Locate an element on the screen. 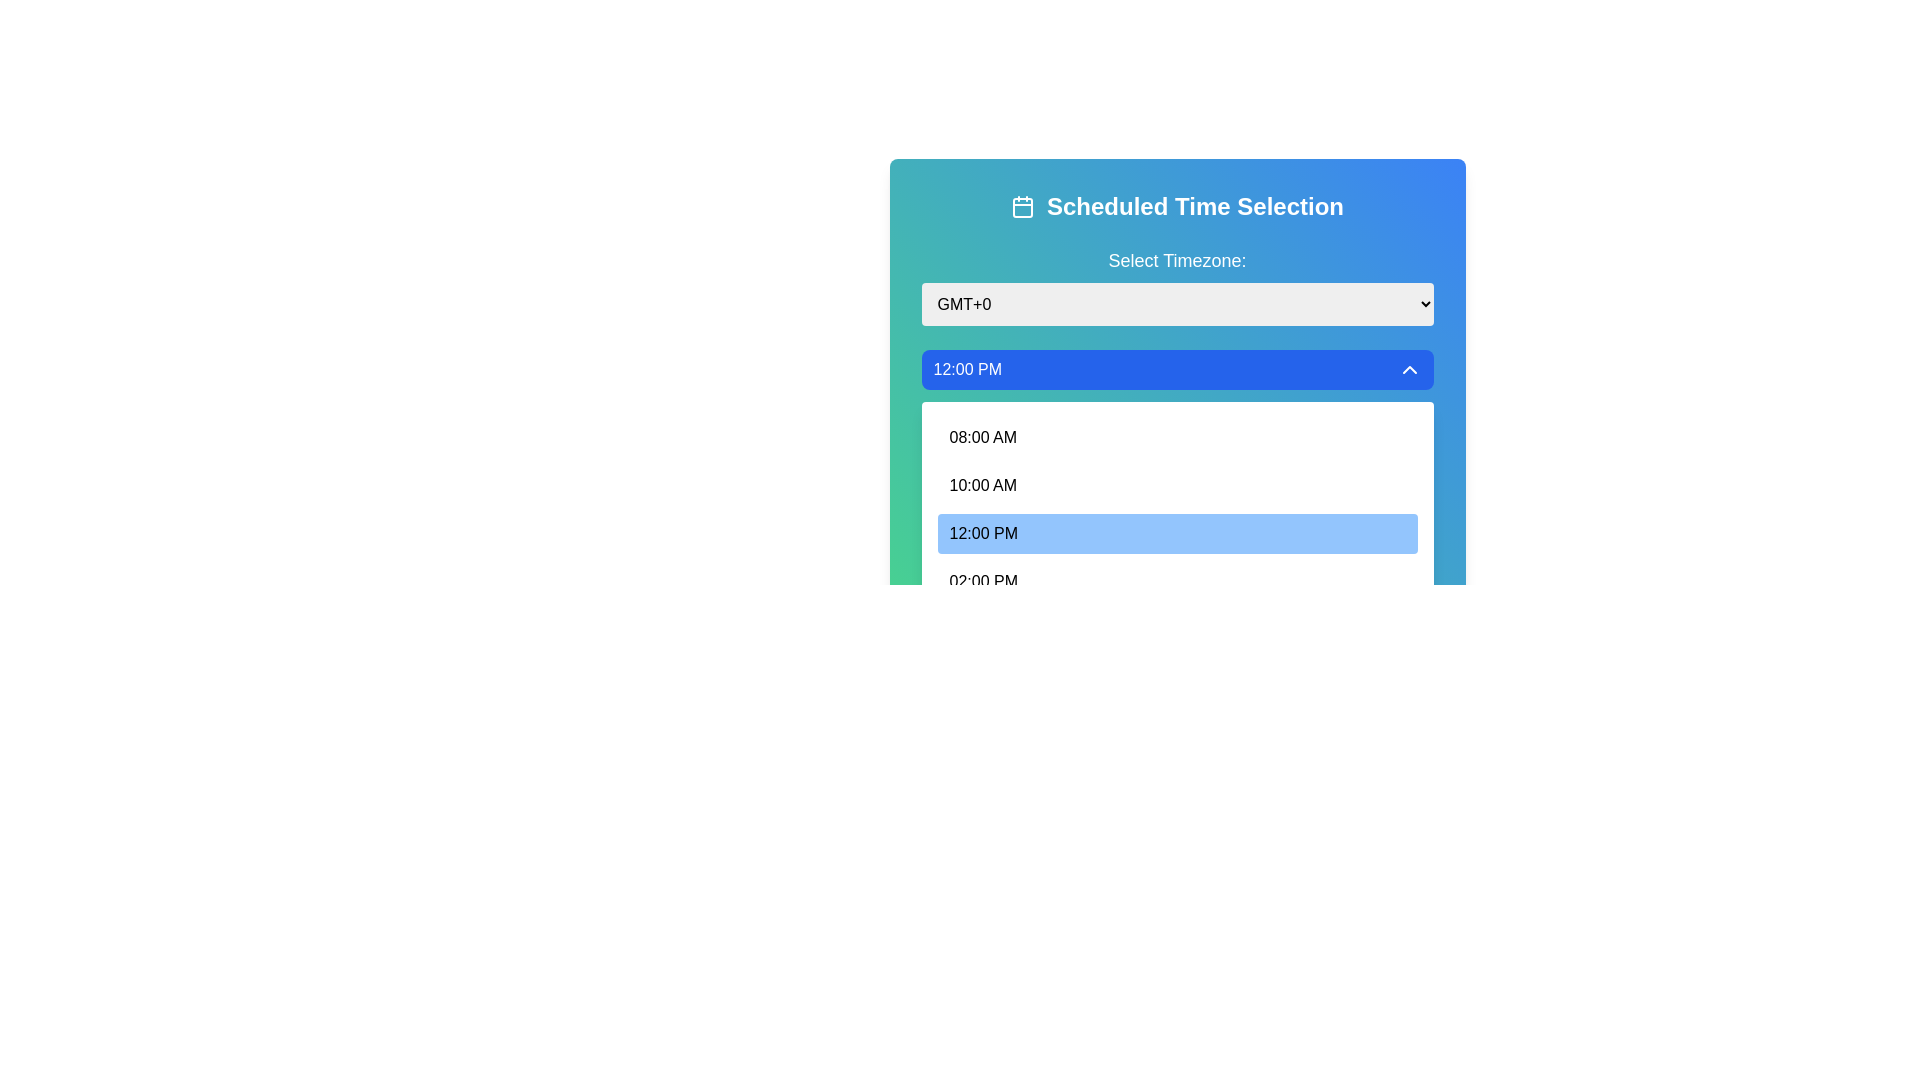  the decorative calendar icon located at the top left part of the interface, adjacent to the text 'Scheduled Time Selection' is located at coordinates (1022, 207).